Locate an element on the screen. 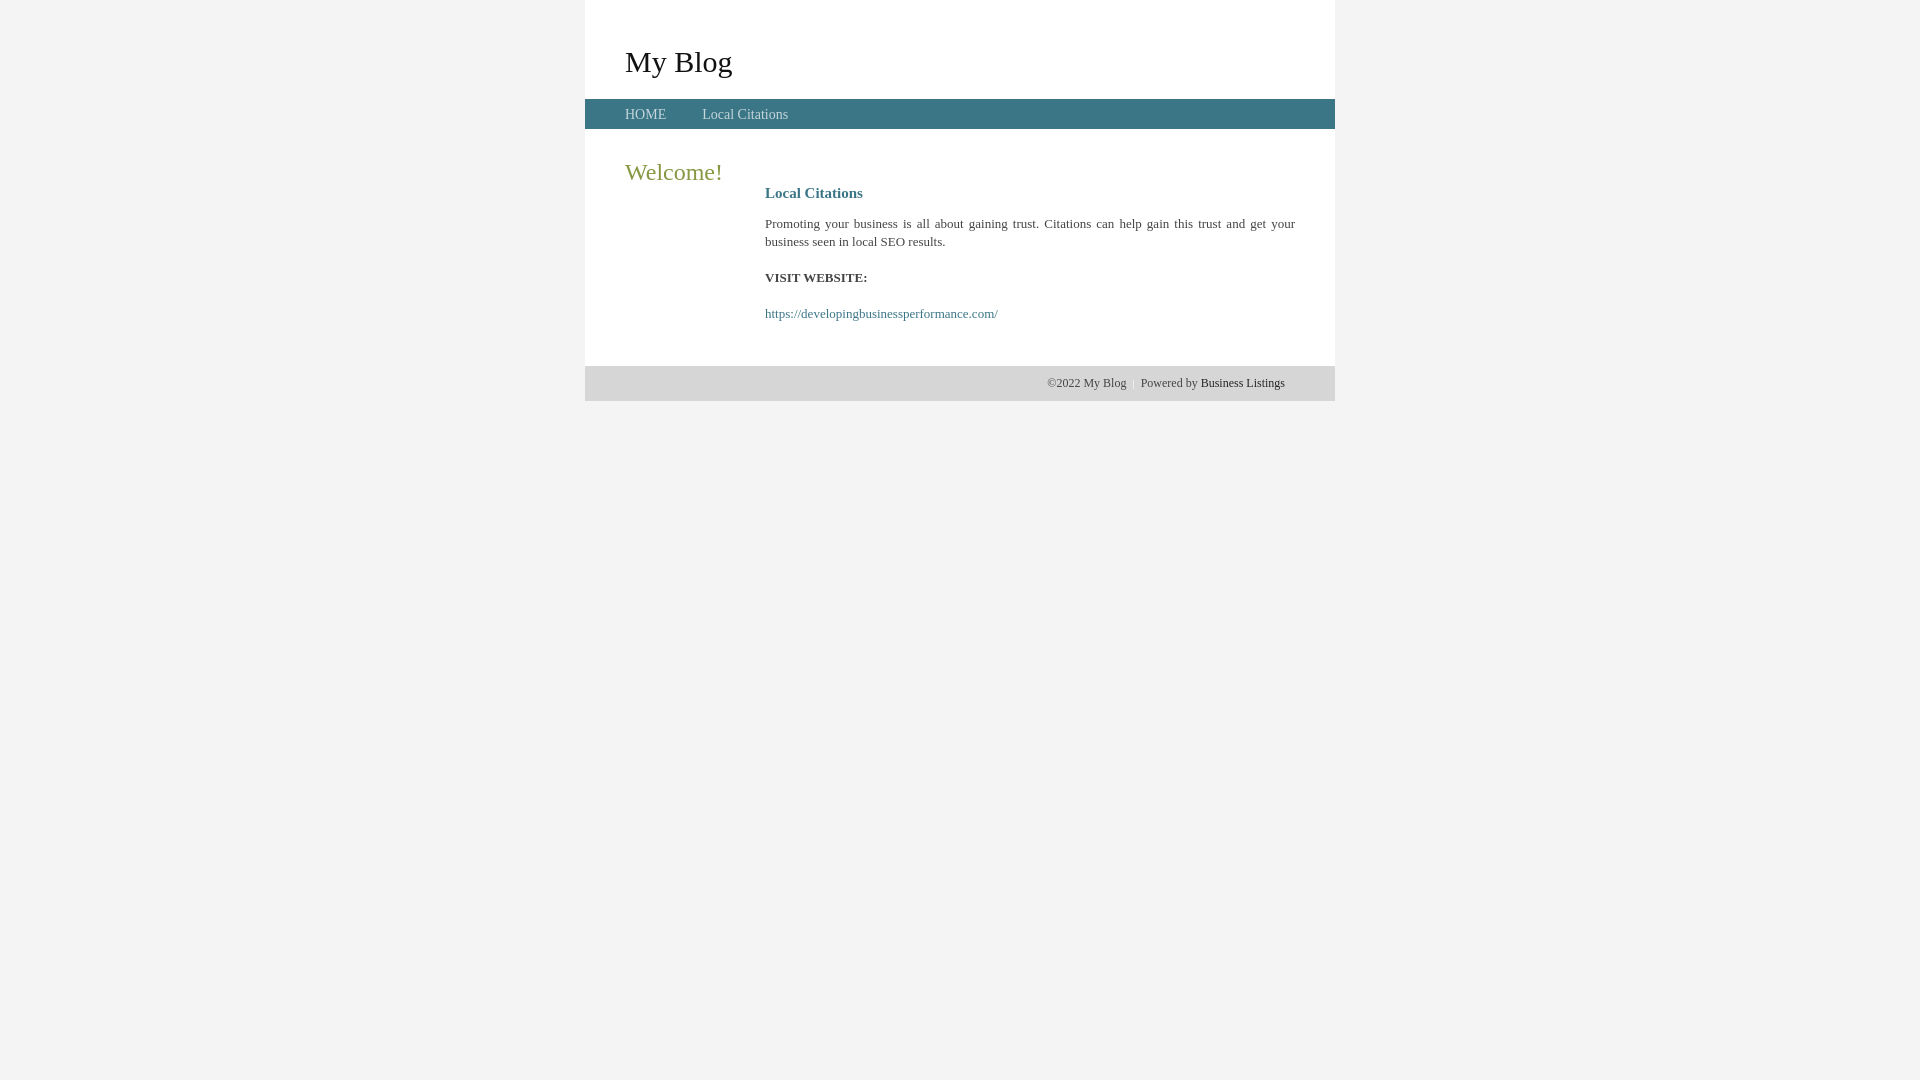 This screenshot has width=1920, height=1080. 'Local Citations' is located at coordinates (743, 114).